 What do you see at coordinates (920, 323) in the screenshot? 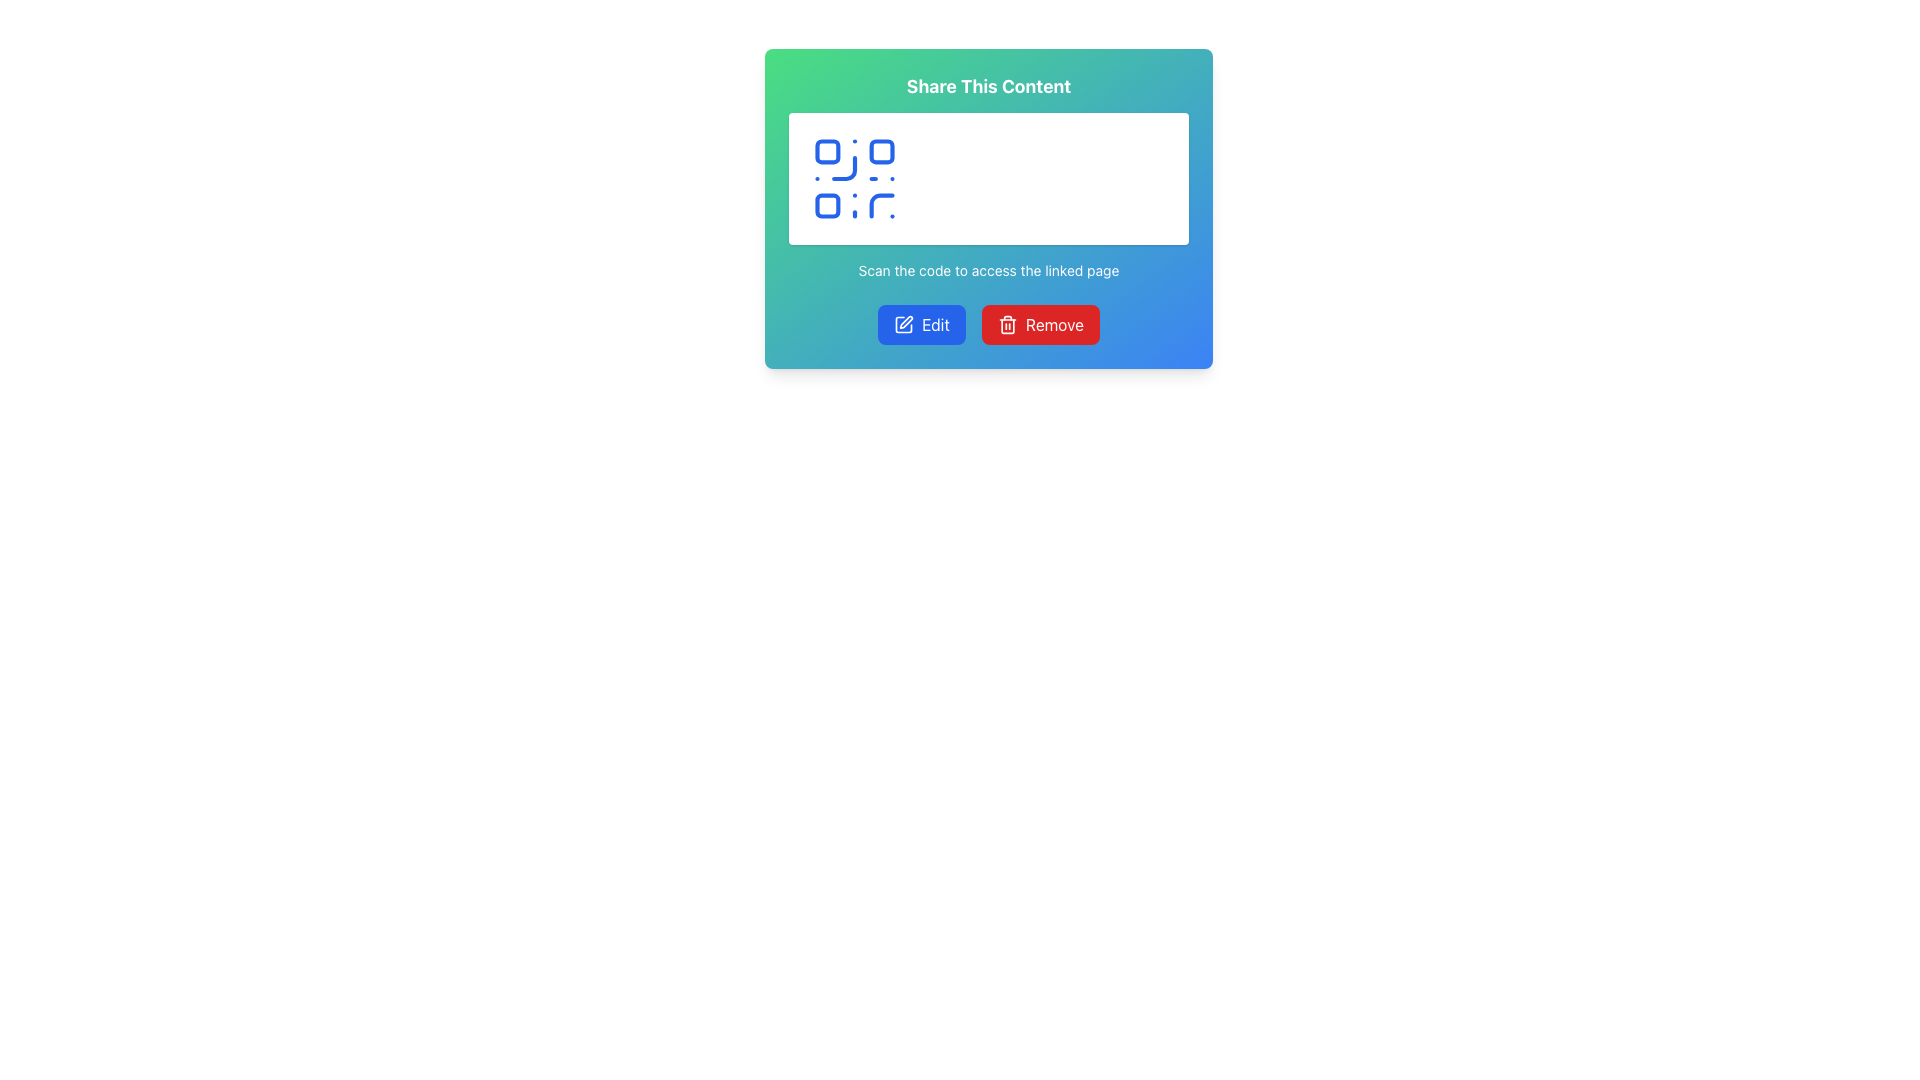
I see `the 'Edit' button with a blue background and a pencil icon on the left side, located on the left side of two buttons, to change its background color` at bounding box center [920, 323].